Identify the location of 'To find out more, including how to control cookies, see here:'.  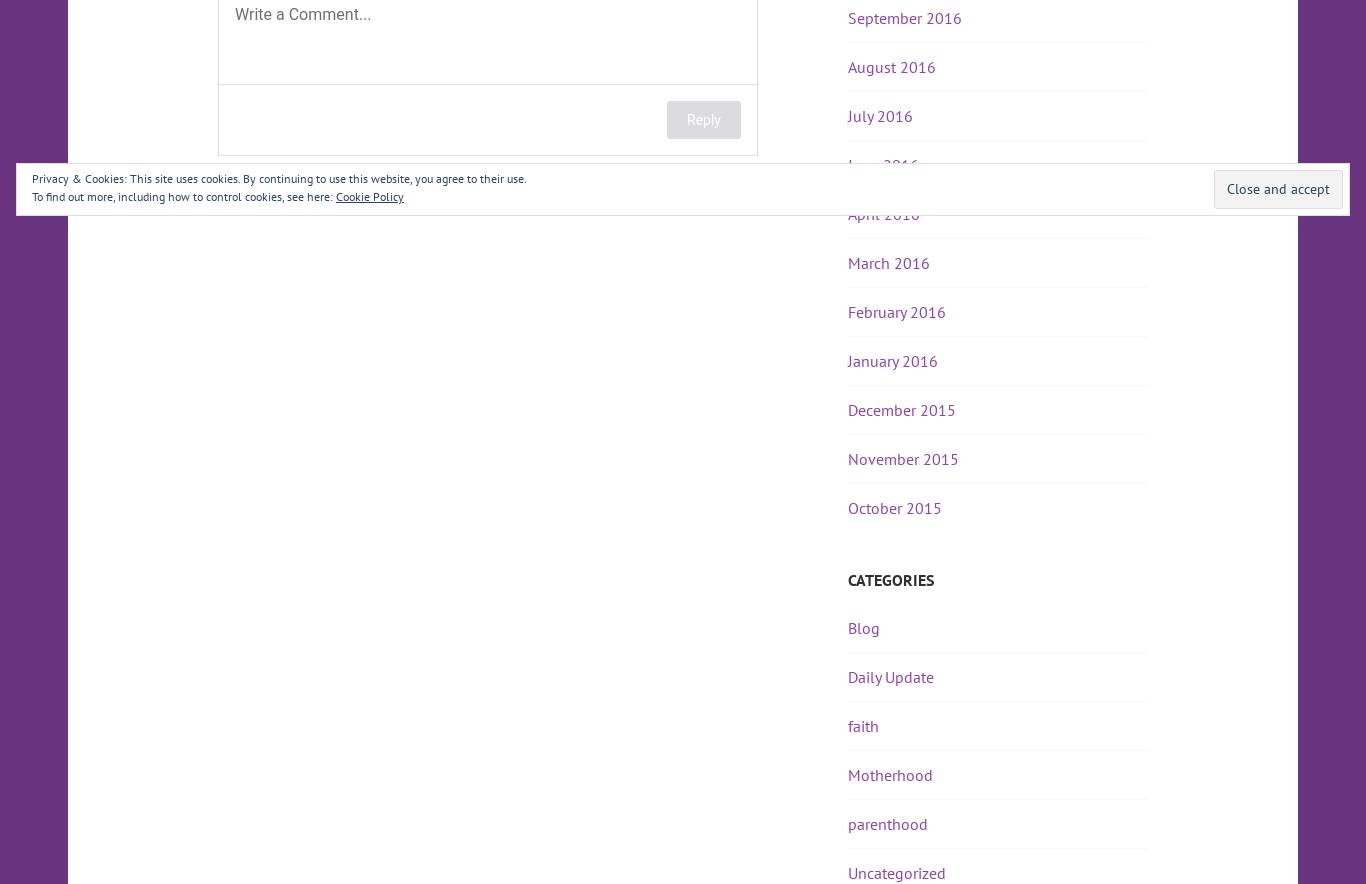
(31, 195).